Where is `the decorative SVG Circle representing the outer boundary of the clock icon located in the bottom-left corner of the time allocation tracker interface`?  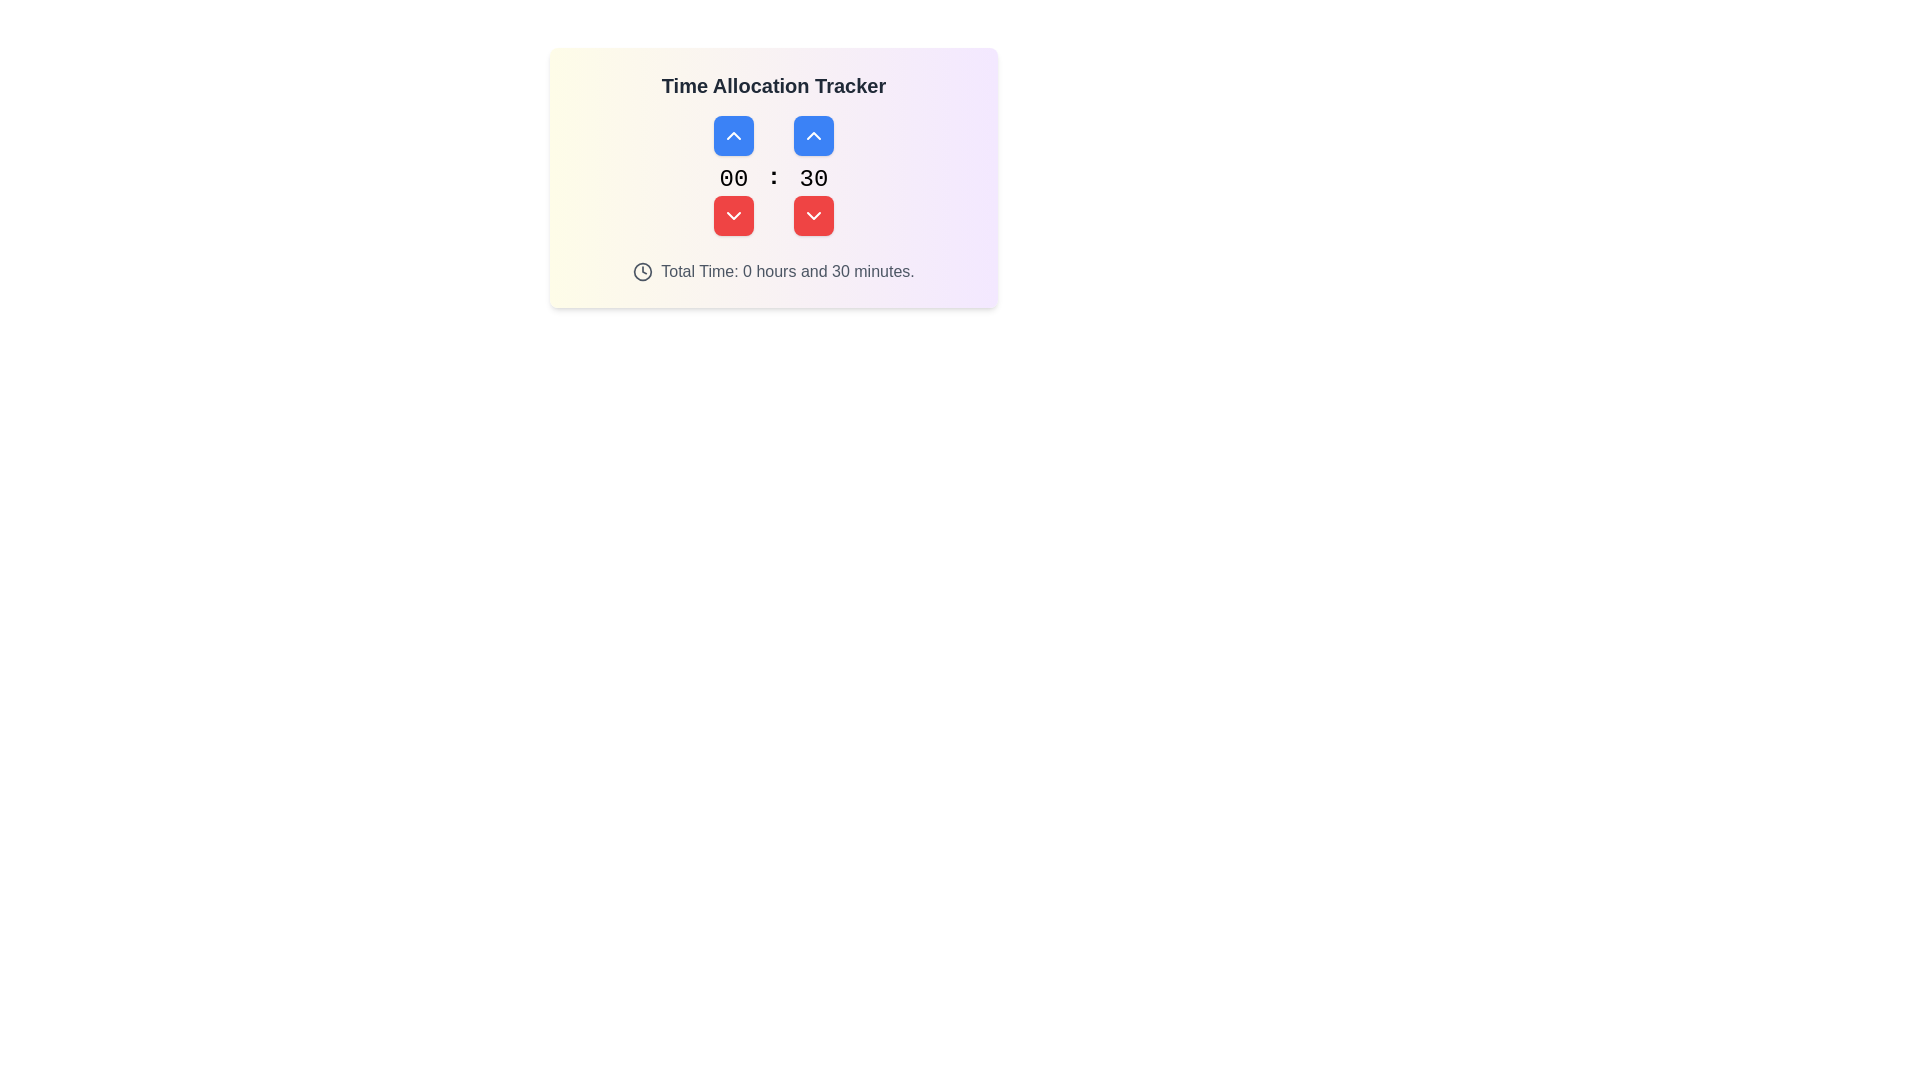 the decorative SVG Circle representing the outer boundary of the clock icon located in the bottom-left corner of the time allocation tracker interface is located at coordinates (643, 272).